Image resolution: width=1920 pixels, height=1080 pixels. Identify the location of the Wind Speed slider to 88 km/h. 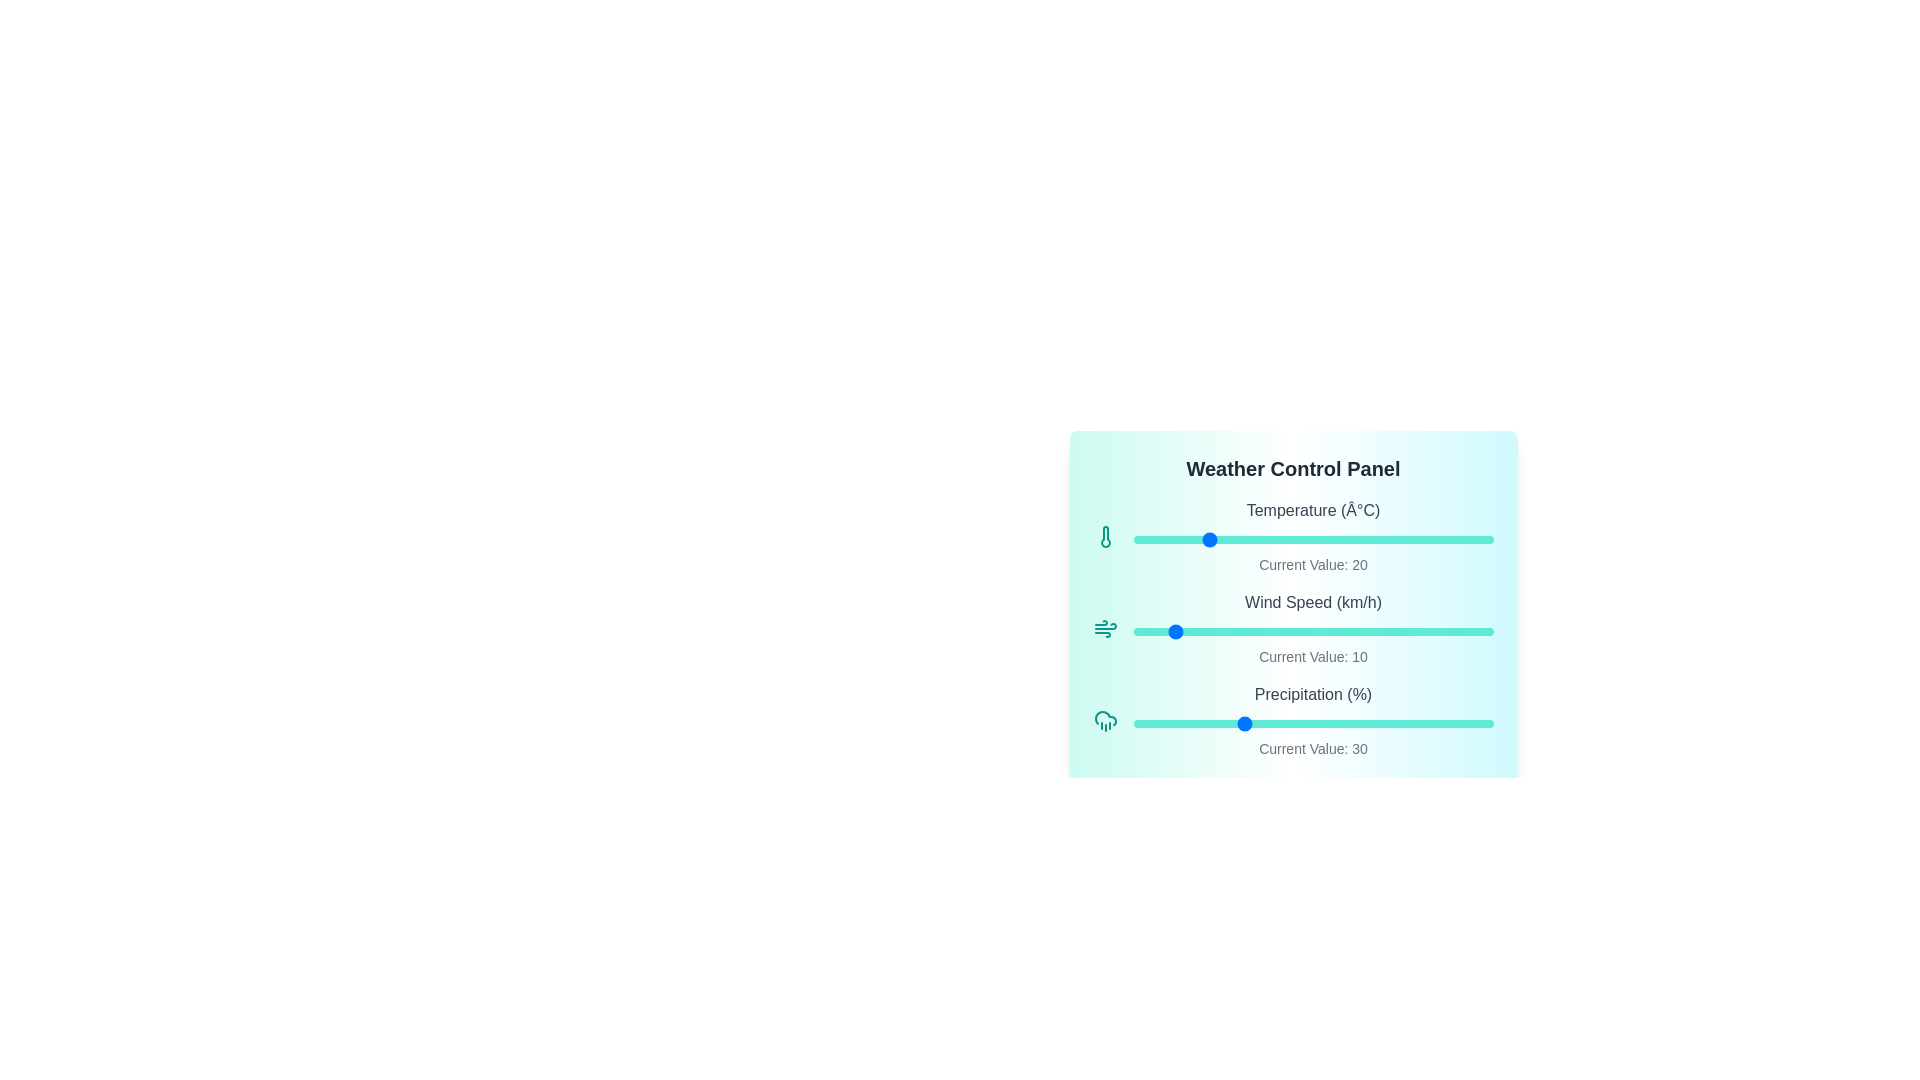
(1450, 632).